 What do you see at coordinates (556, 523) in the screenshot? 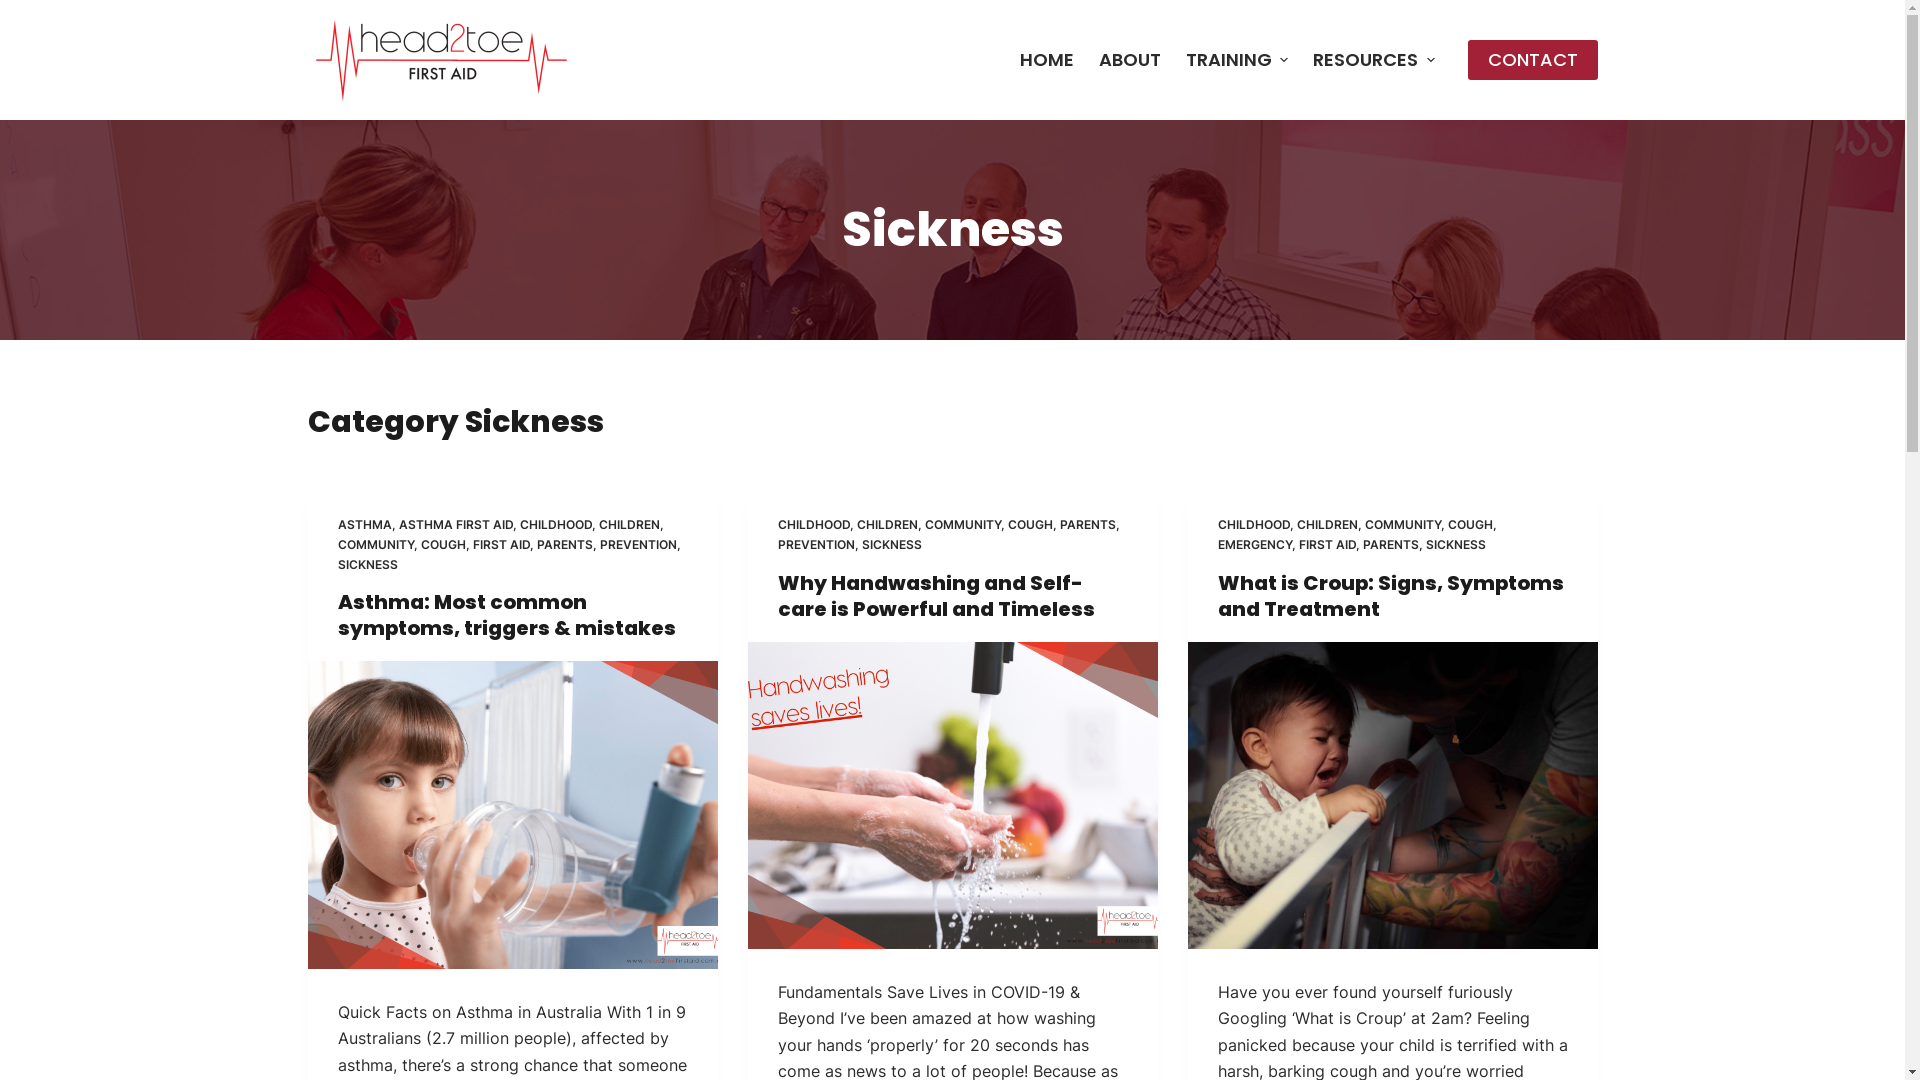
I see `'CHILDHOOD'` at bounding box center [556, 523].